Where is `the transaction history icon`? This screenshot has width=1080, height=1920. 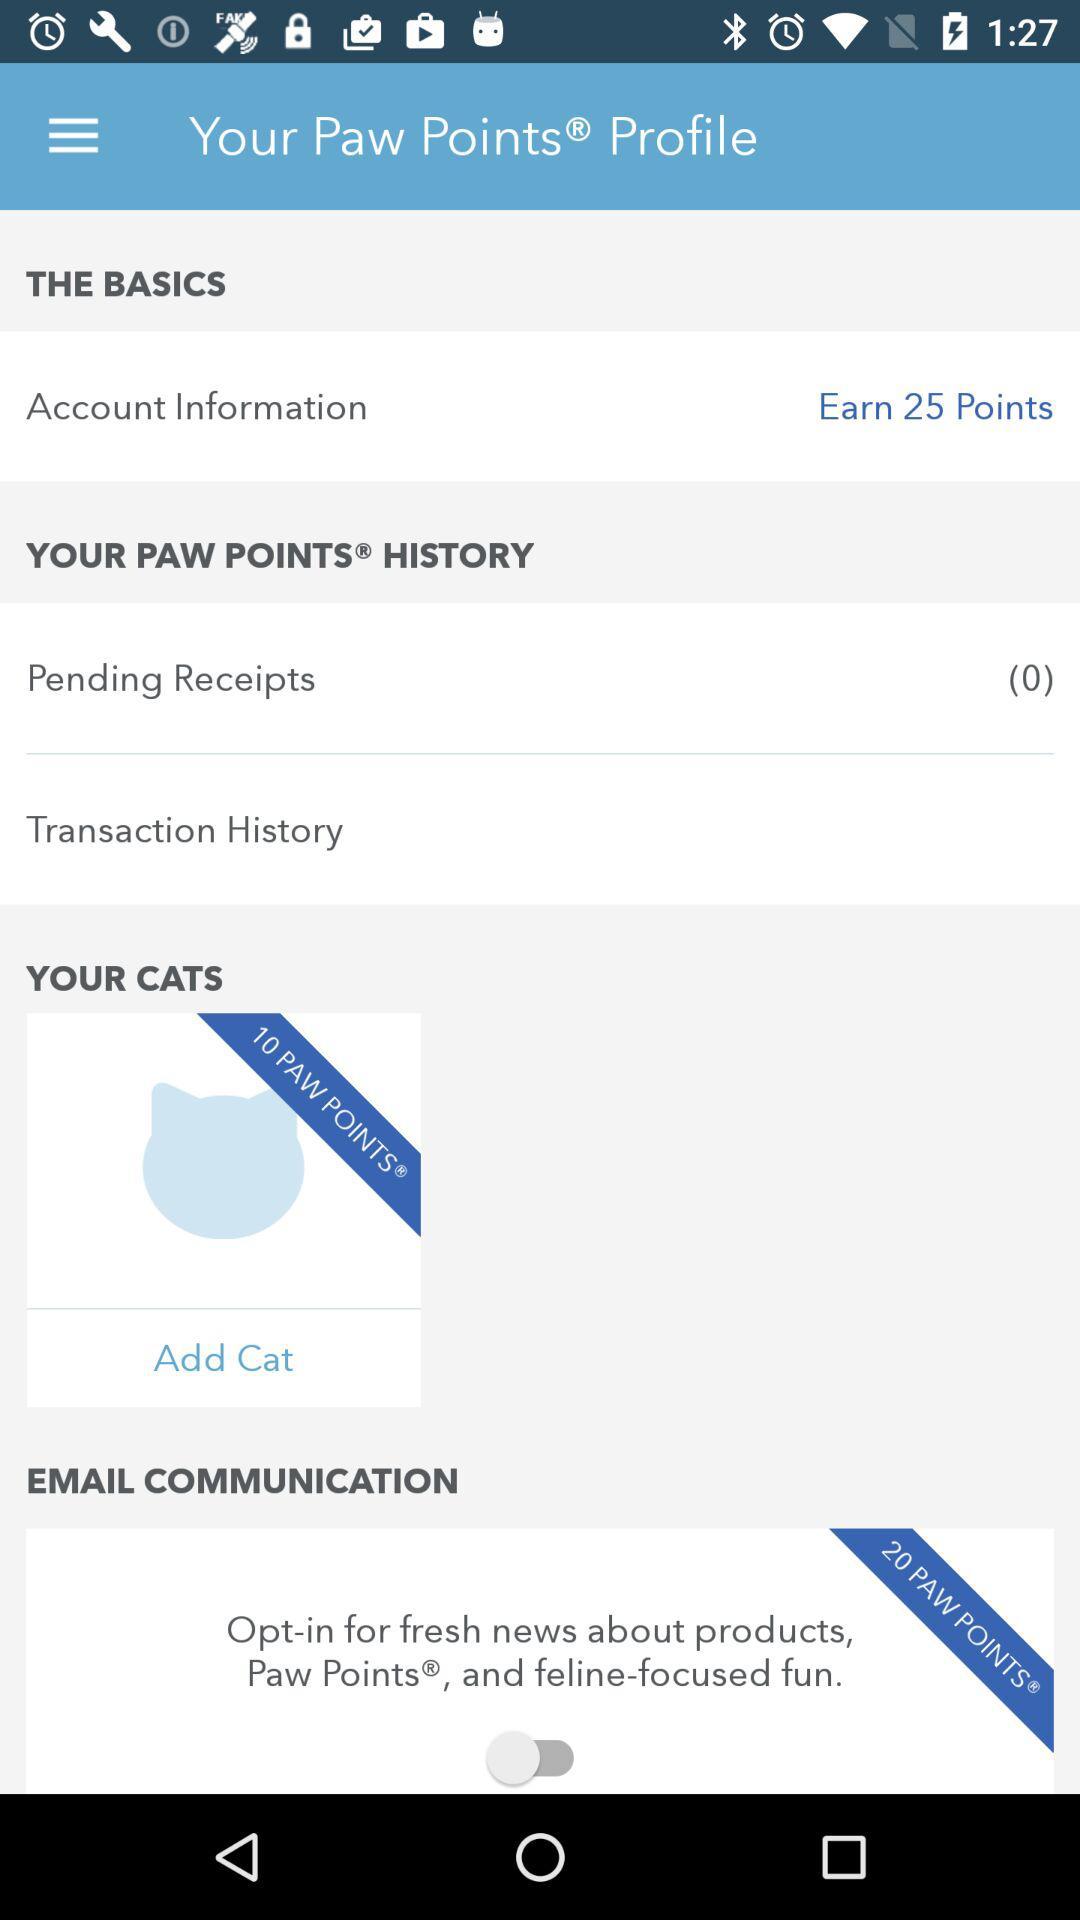
the transaction history icon is located at coordinates (540, 829).